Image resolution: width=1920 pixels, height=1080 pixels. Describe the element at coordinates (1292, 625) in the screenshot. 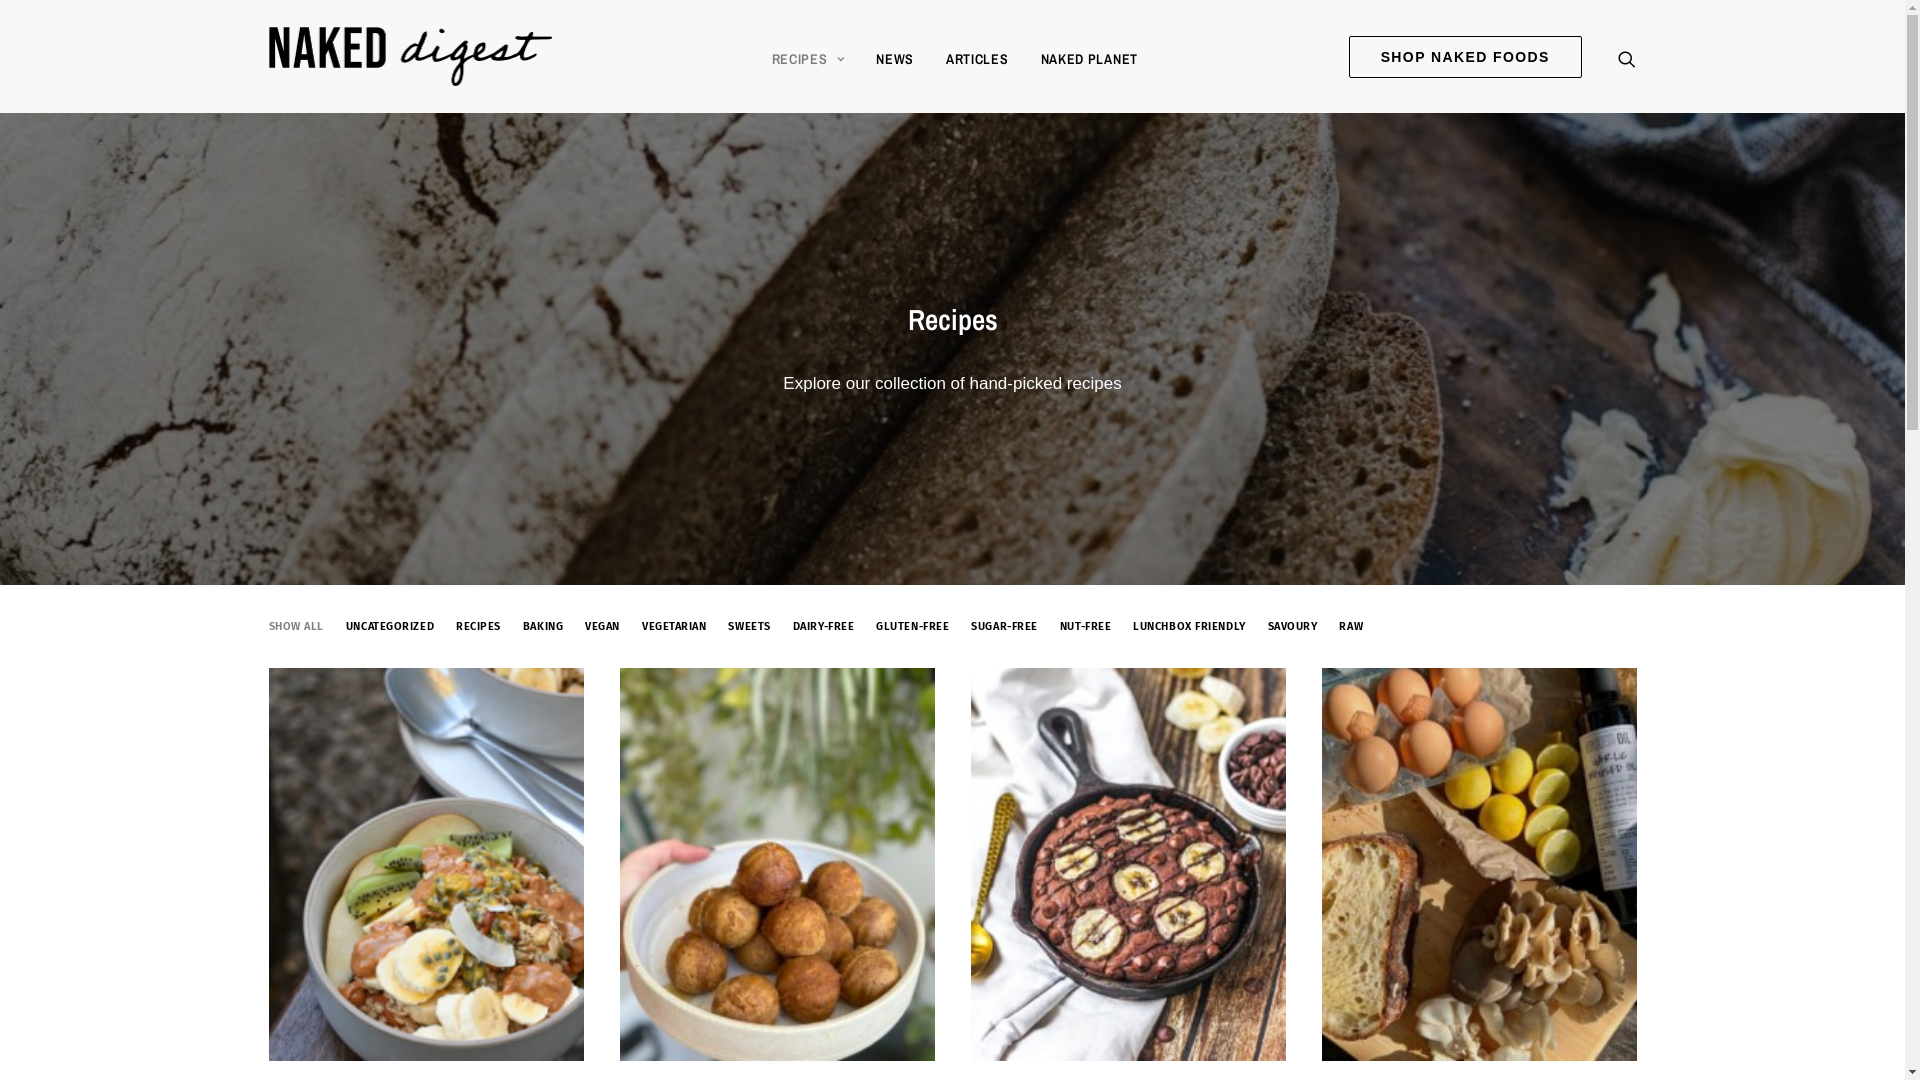

I see `'SAVOURY'` at that location.